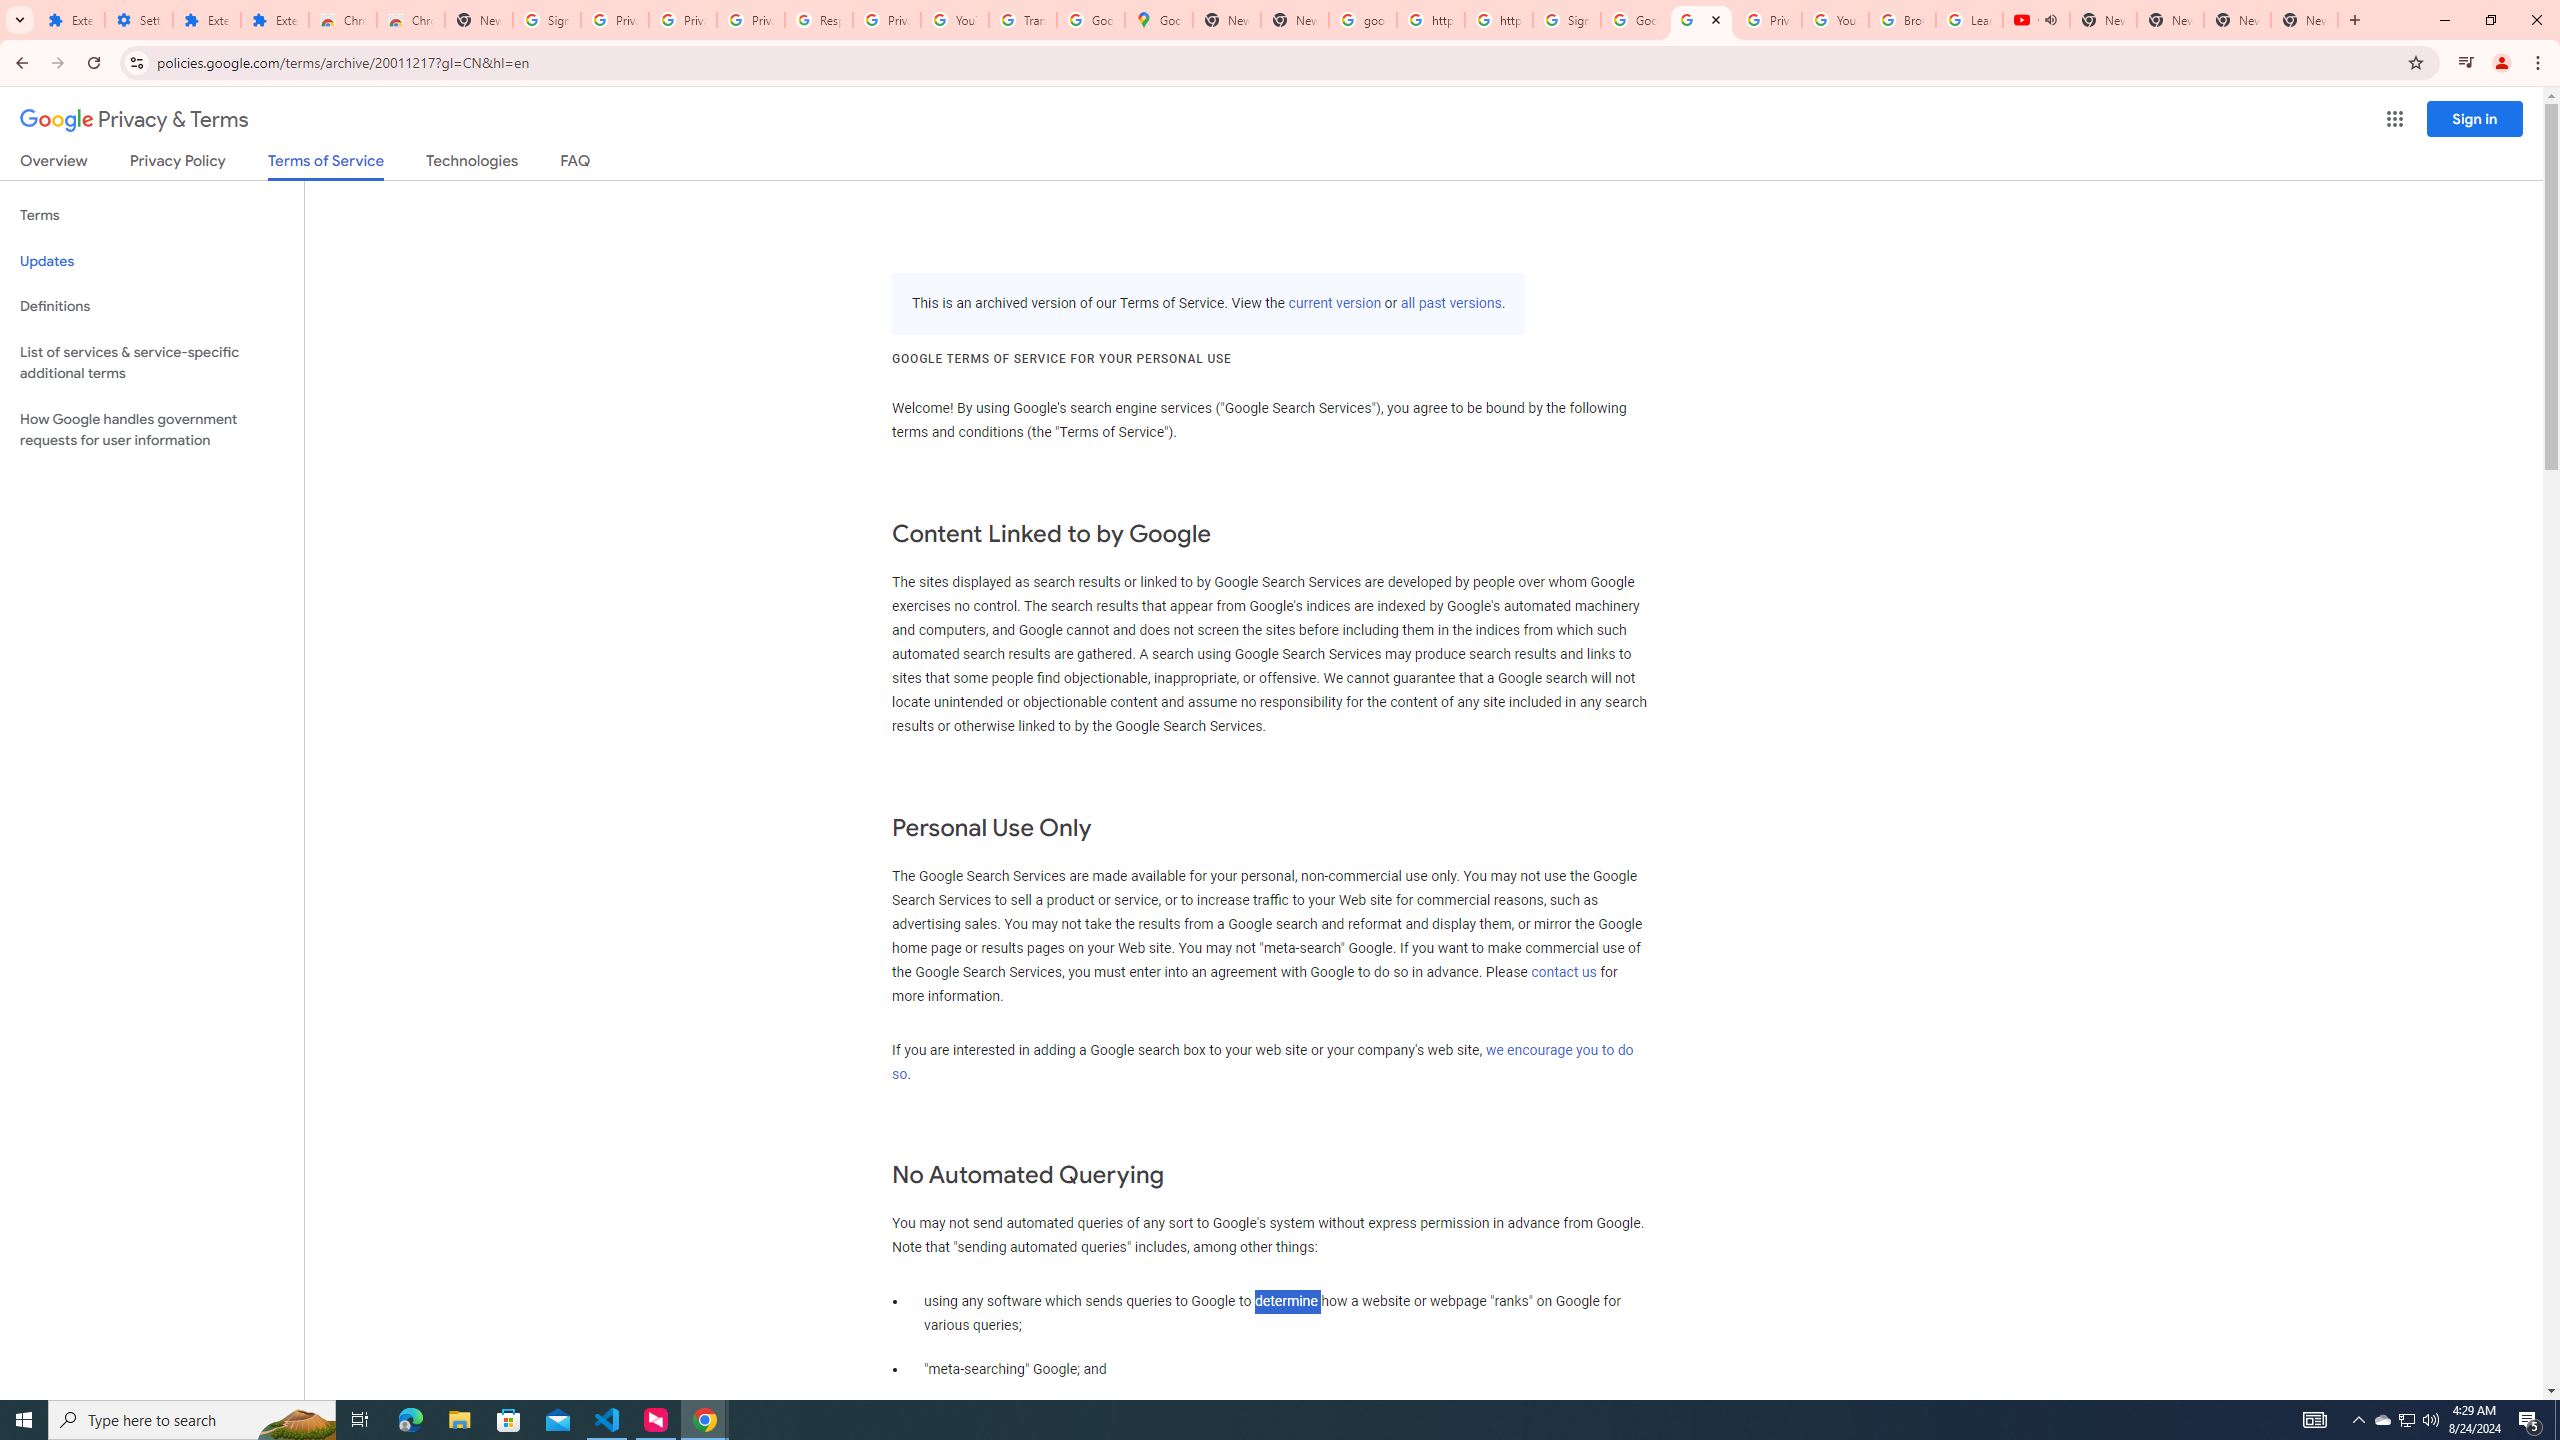 The image size is (2560, 1440). What do you see at coordinates (409, 19) in the screenshot?
I see `'Chrome Web Store - Themes'` at bounding box center [409, 19].